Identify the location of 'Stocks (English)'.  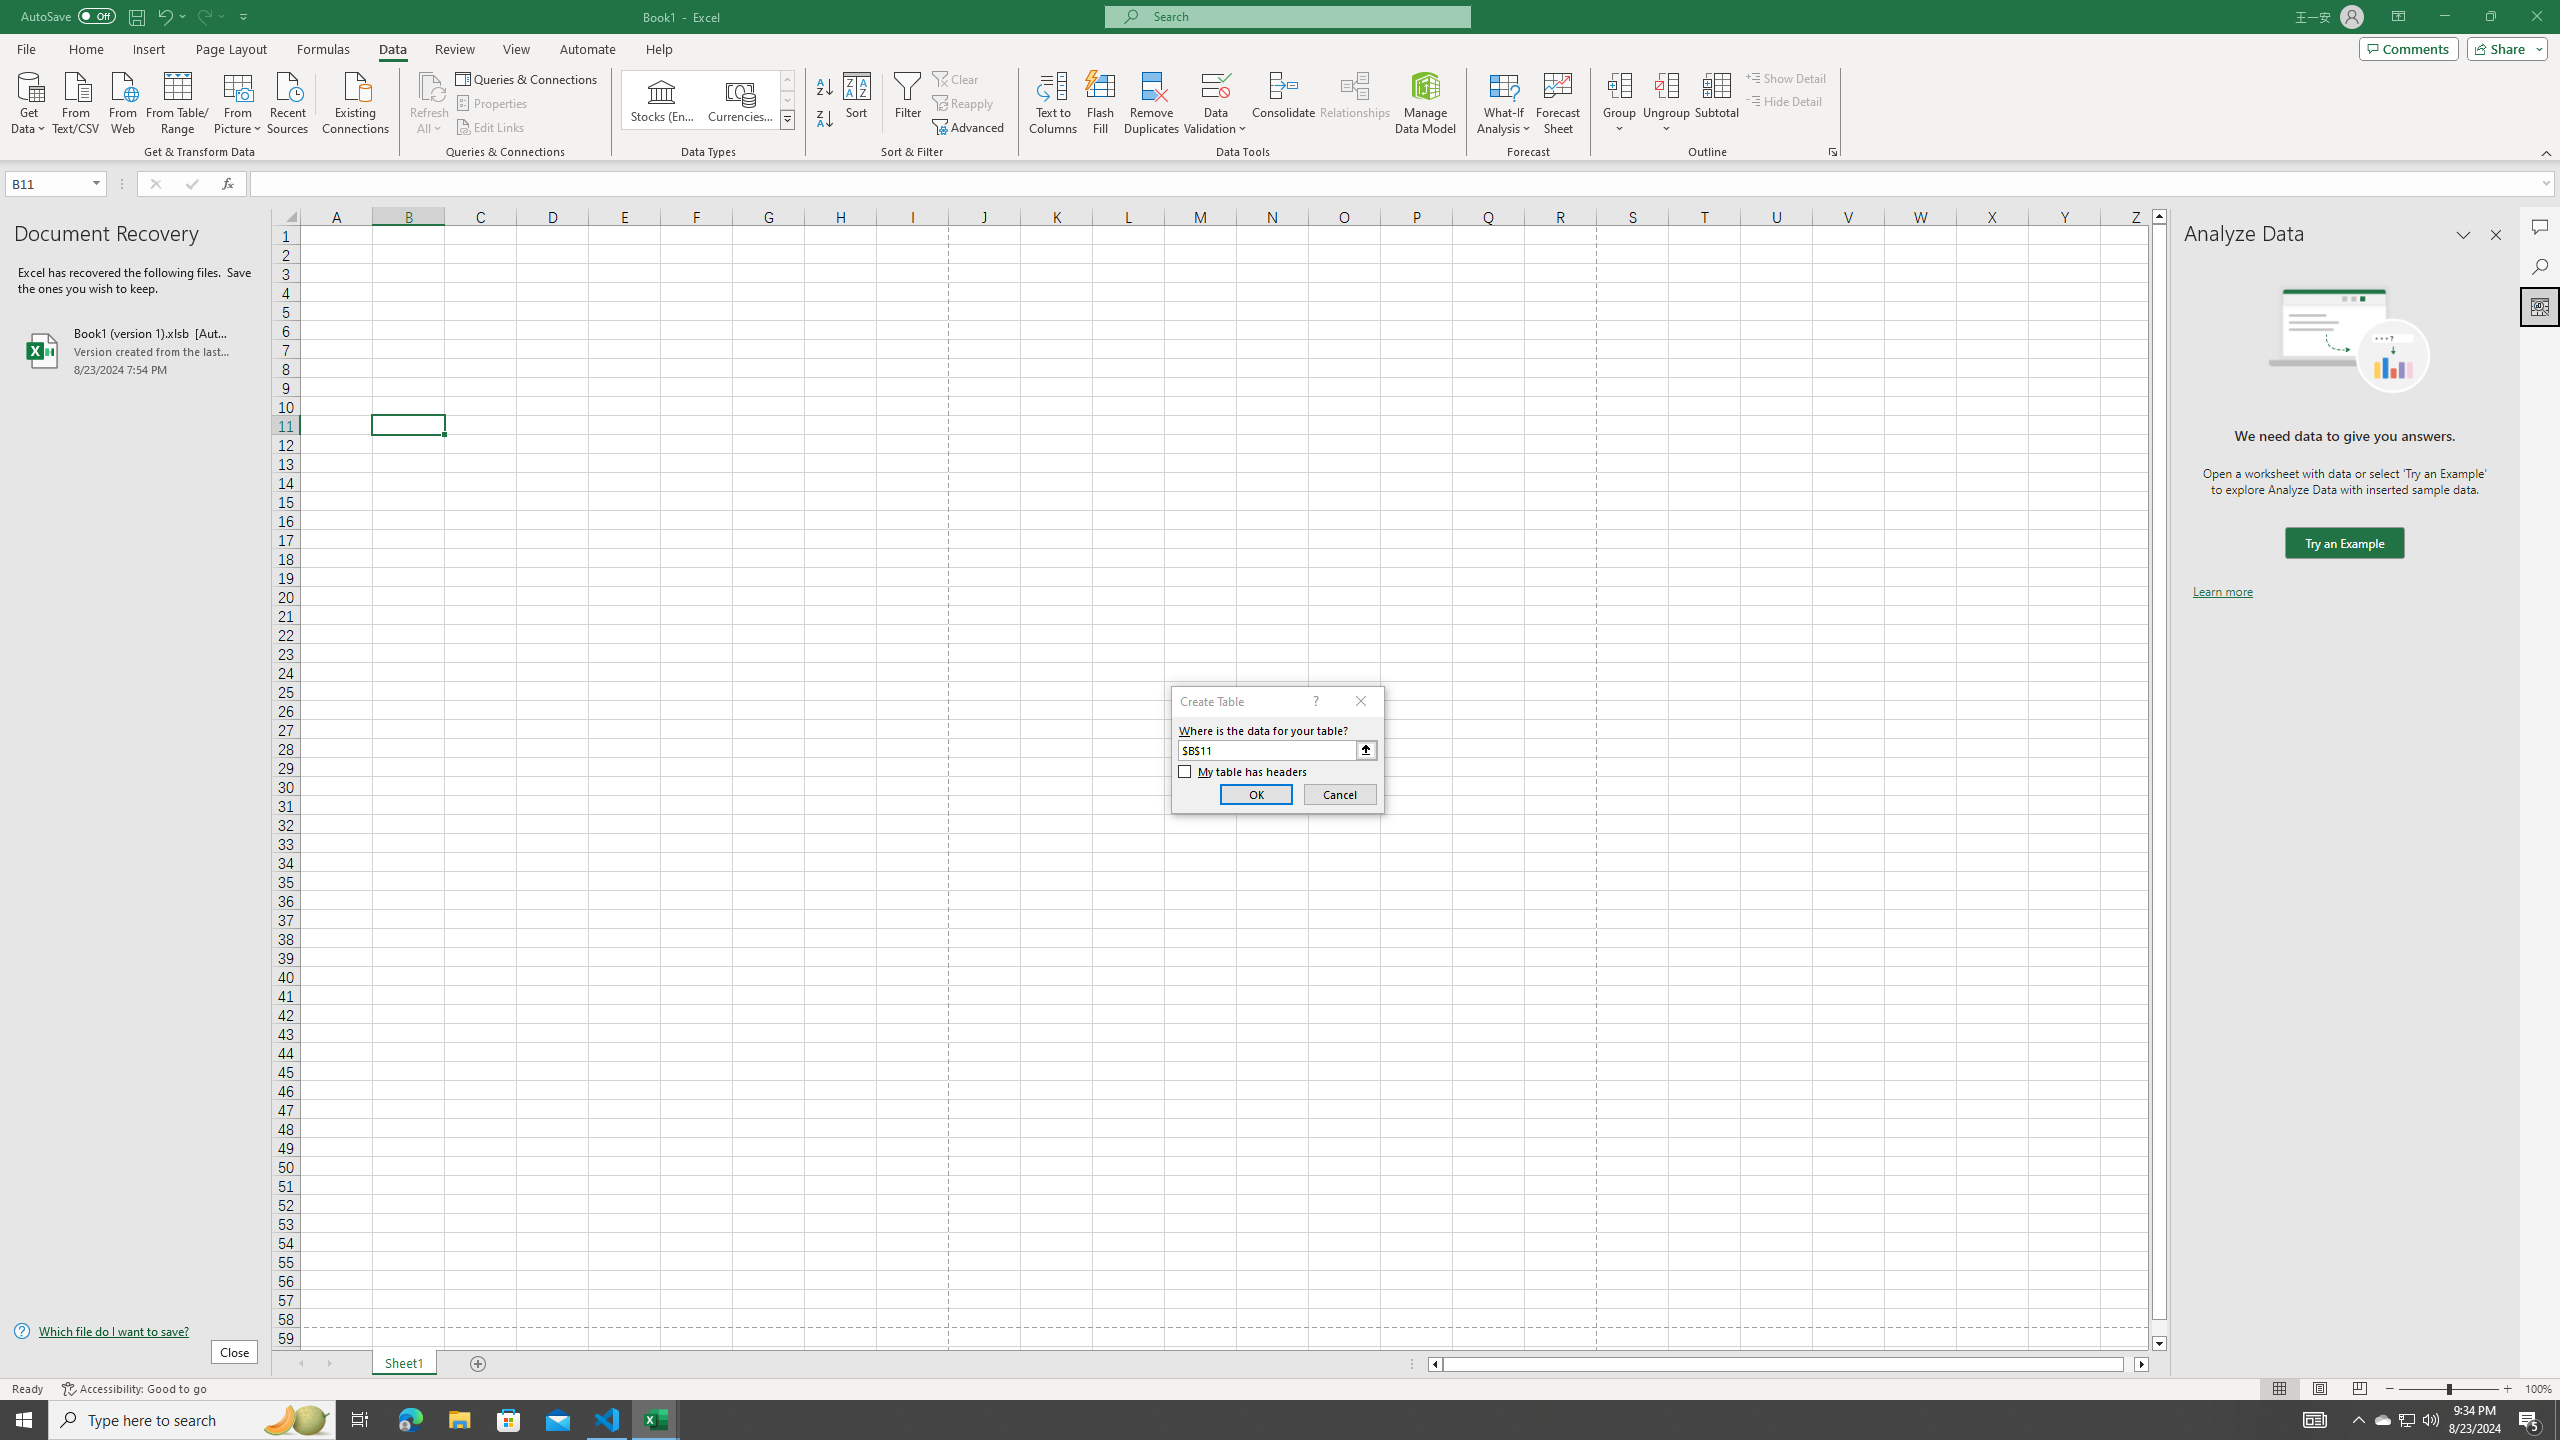
(660, 99).